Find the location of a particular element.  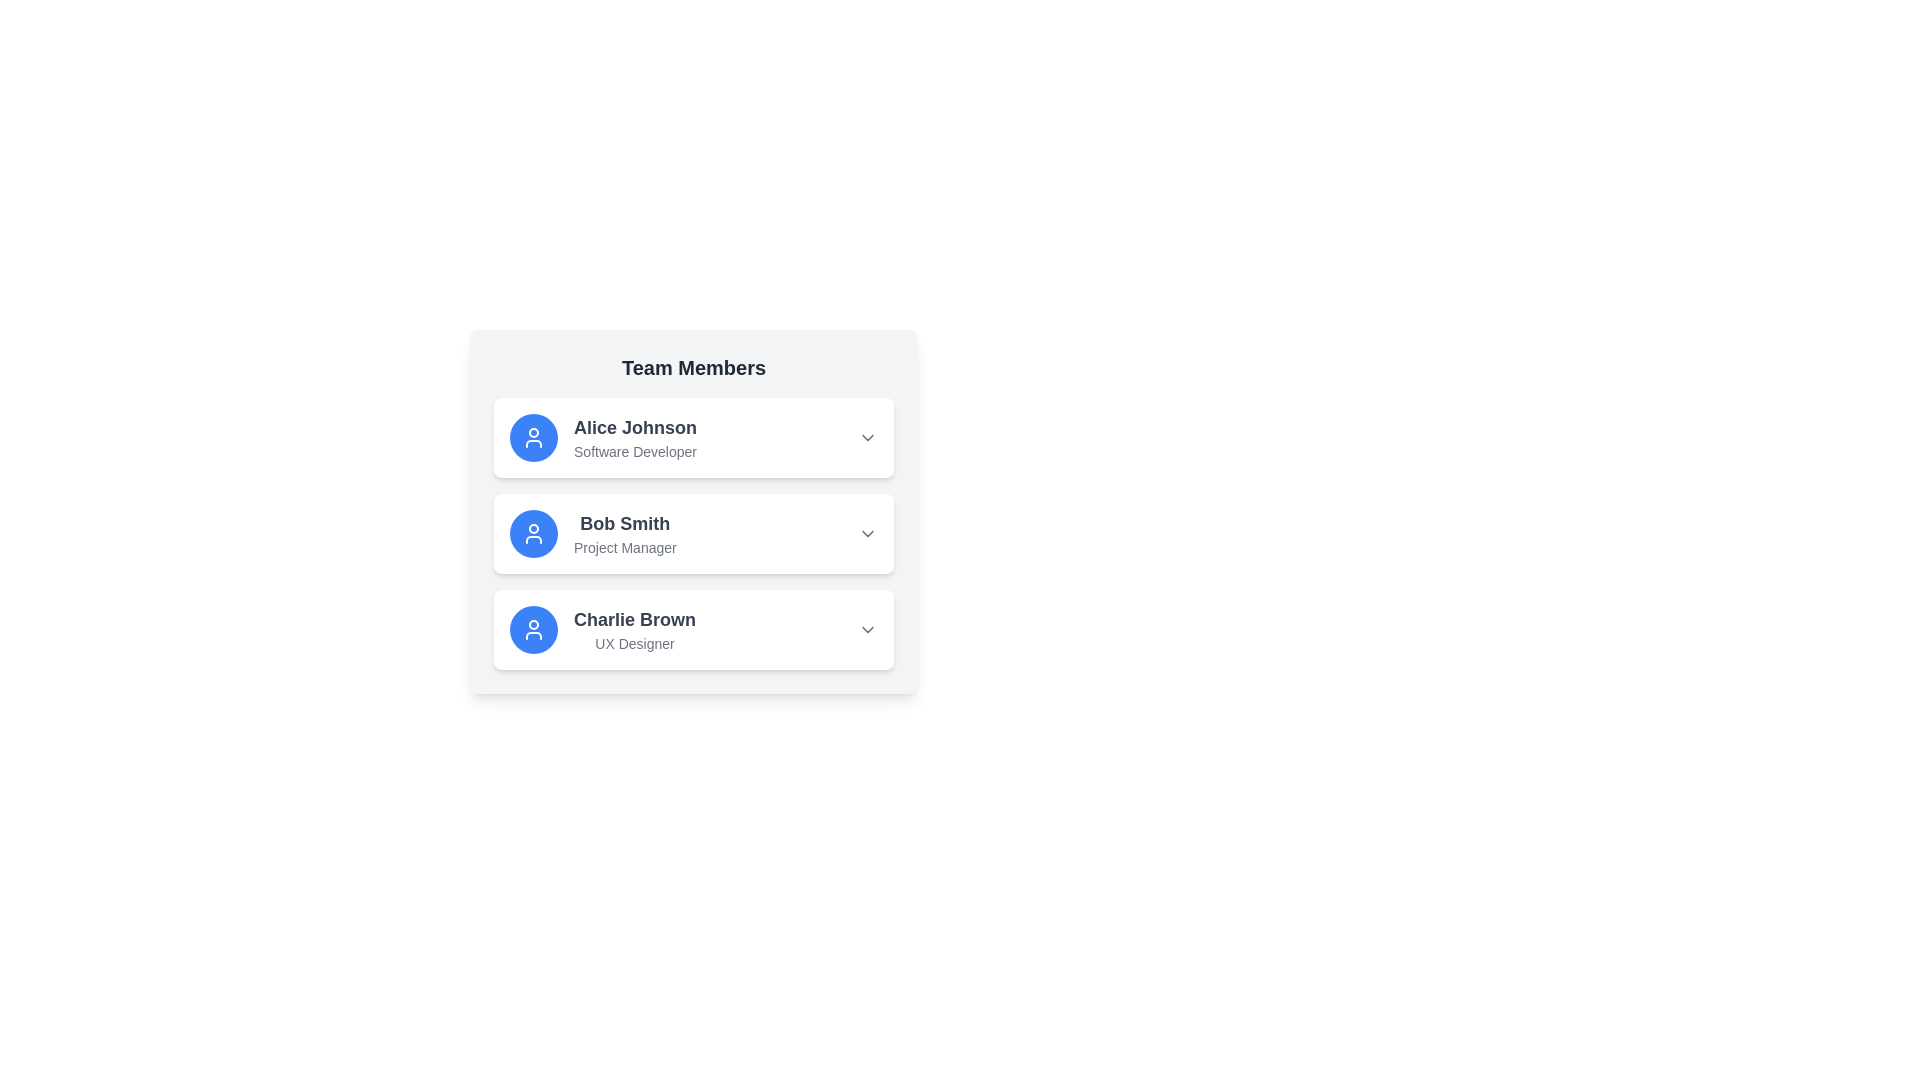

the text element displaying 'Alice Johnson', which is a large bold text above 'Software Developer', positioned in the first row of the 'Team Members' list is located at coordinates (634, 437).